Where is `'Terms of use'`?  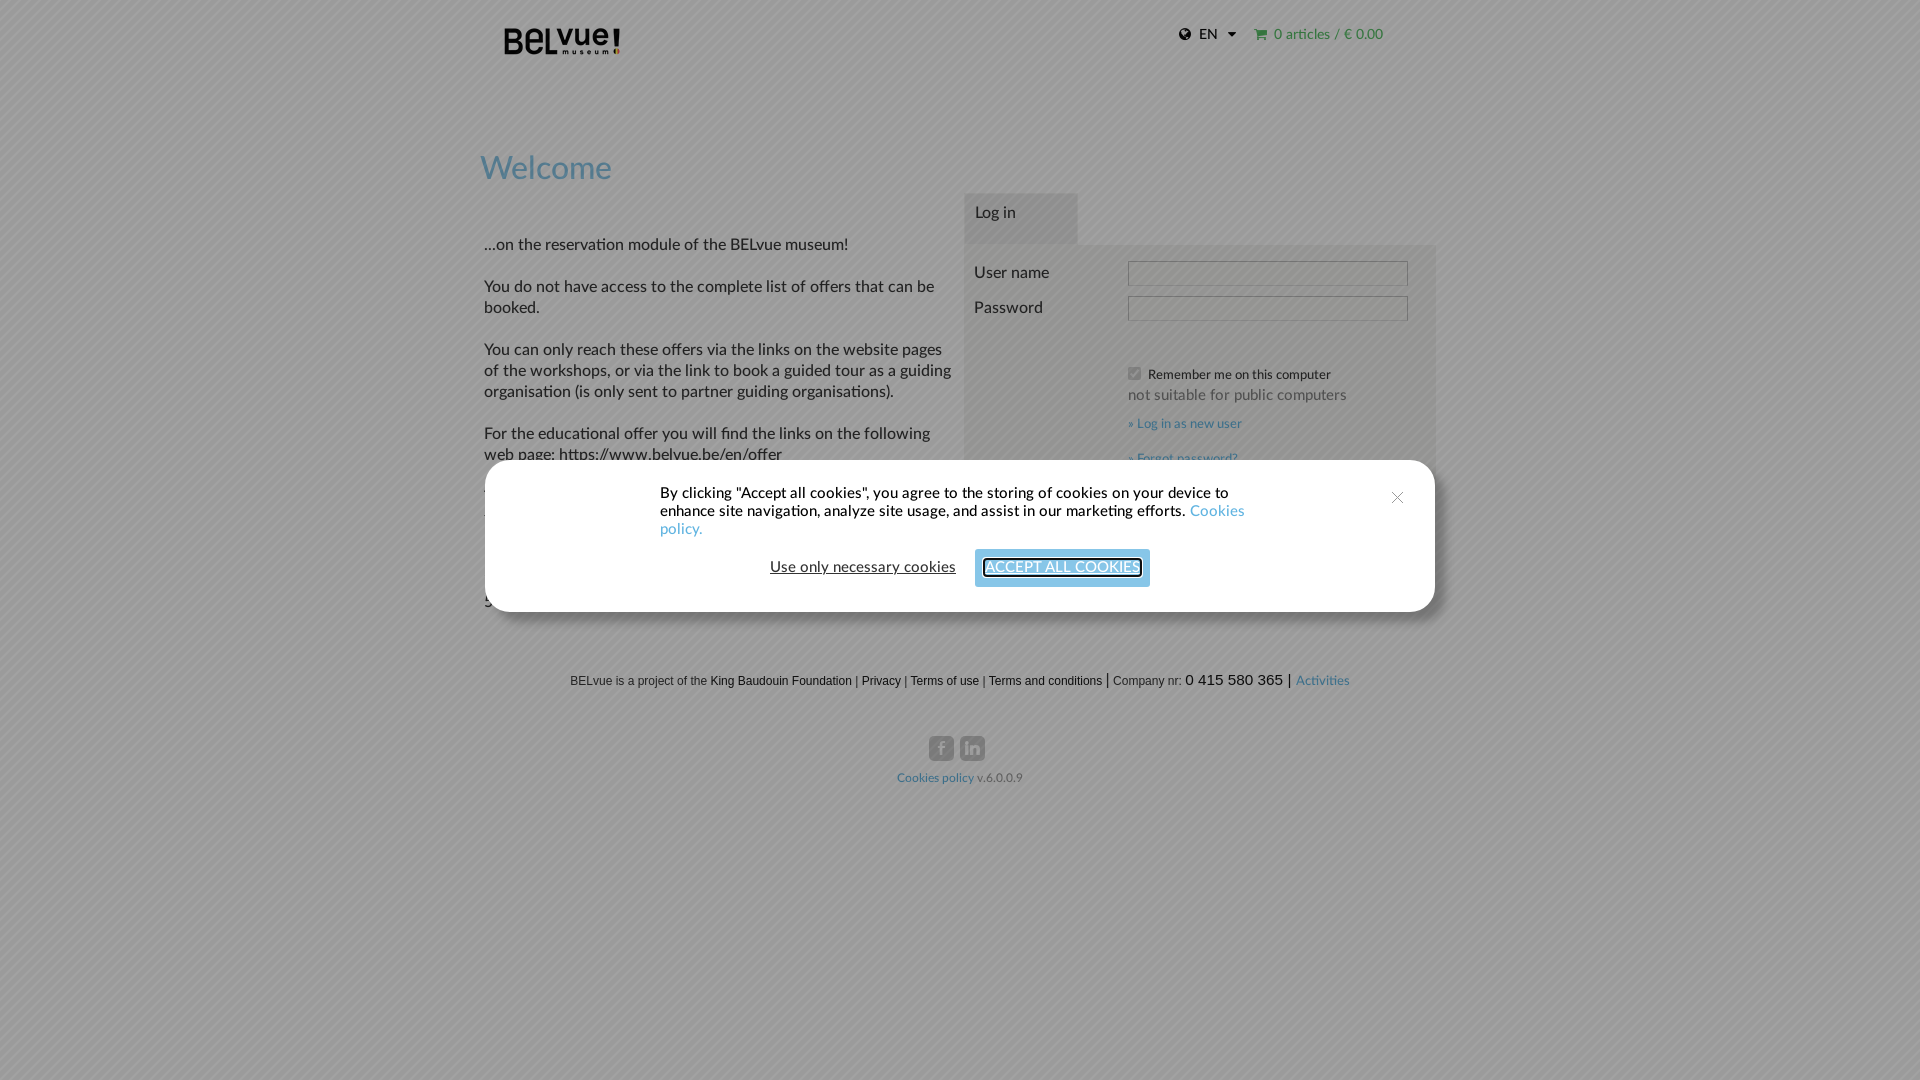 'Terms of use' is located at coordinates (944, 680).